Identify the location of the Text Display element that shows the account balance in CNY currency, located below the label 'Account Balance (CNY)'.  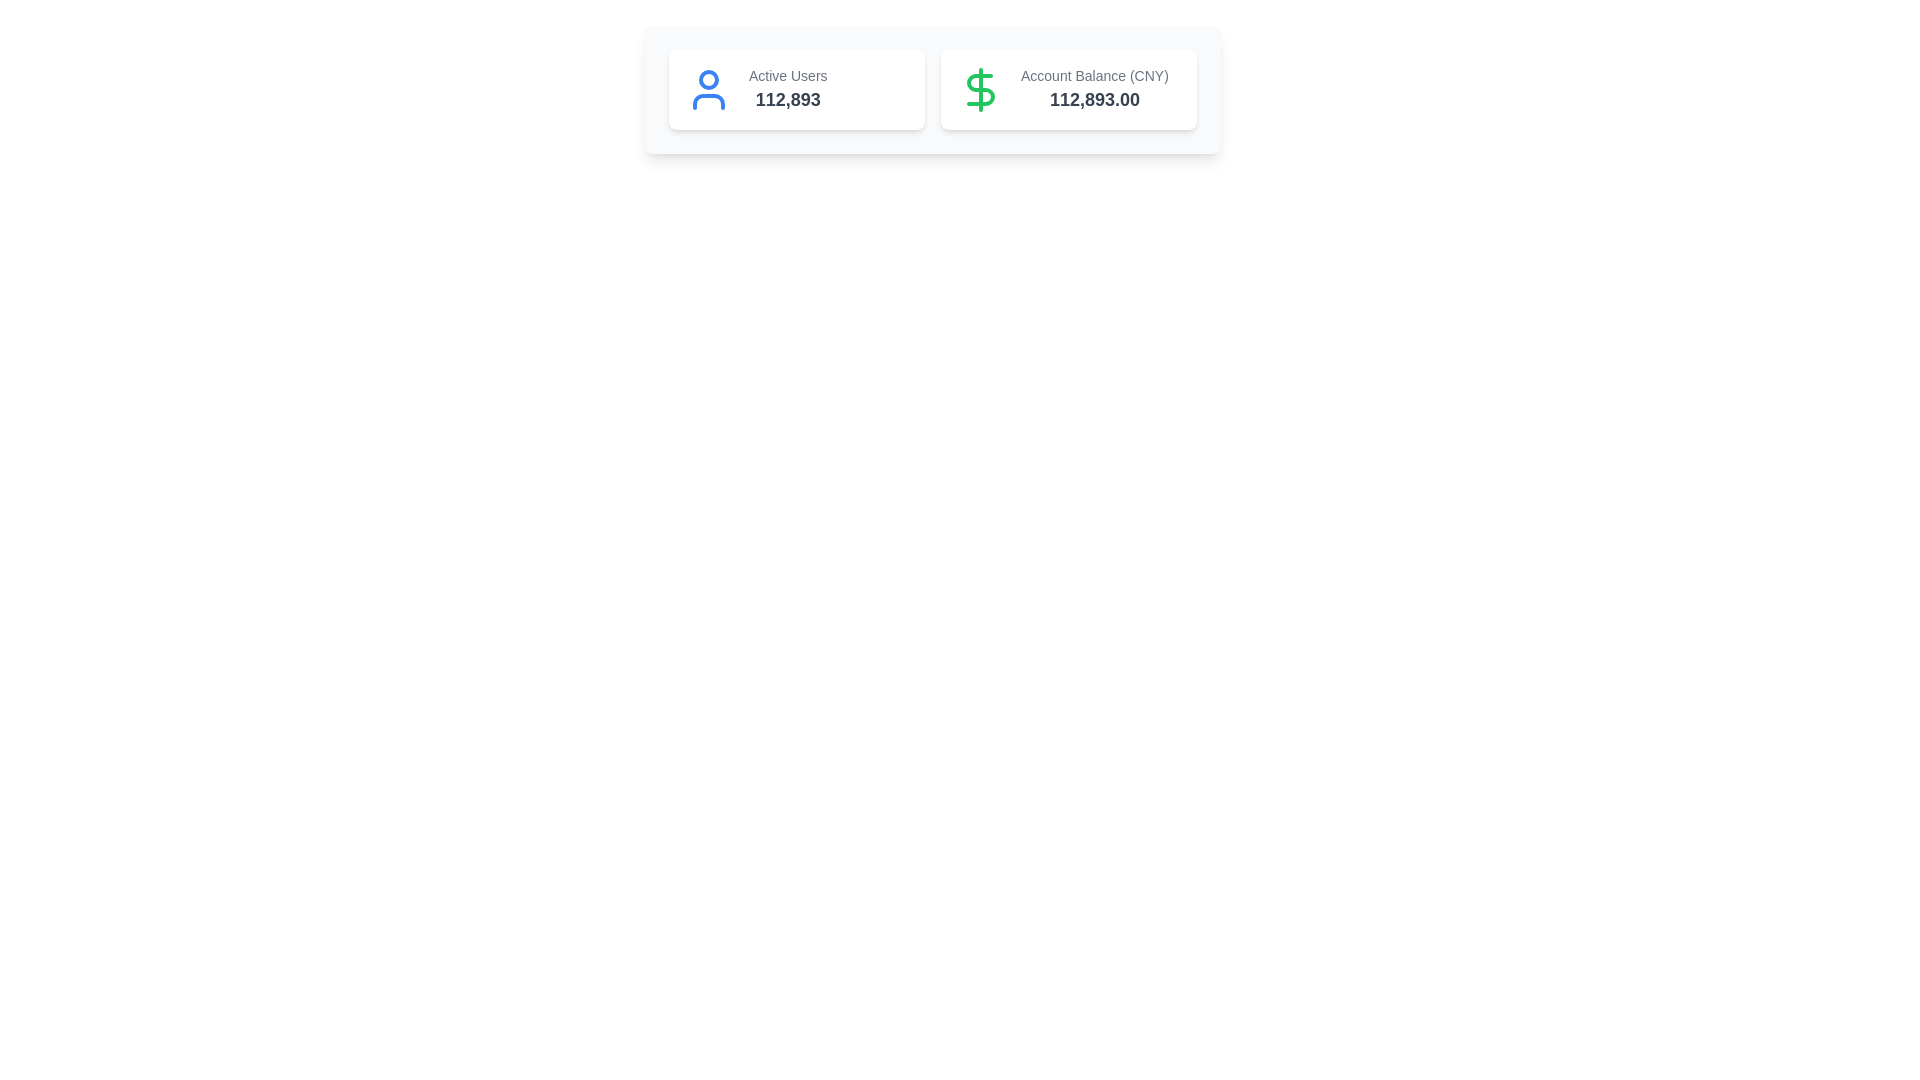
(1093, 100).